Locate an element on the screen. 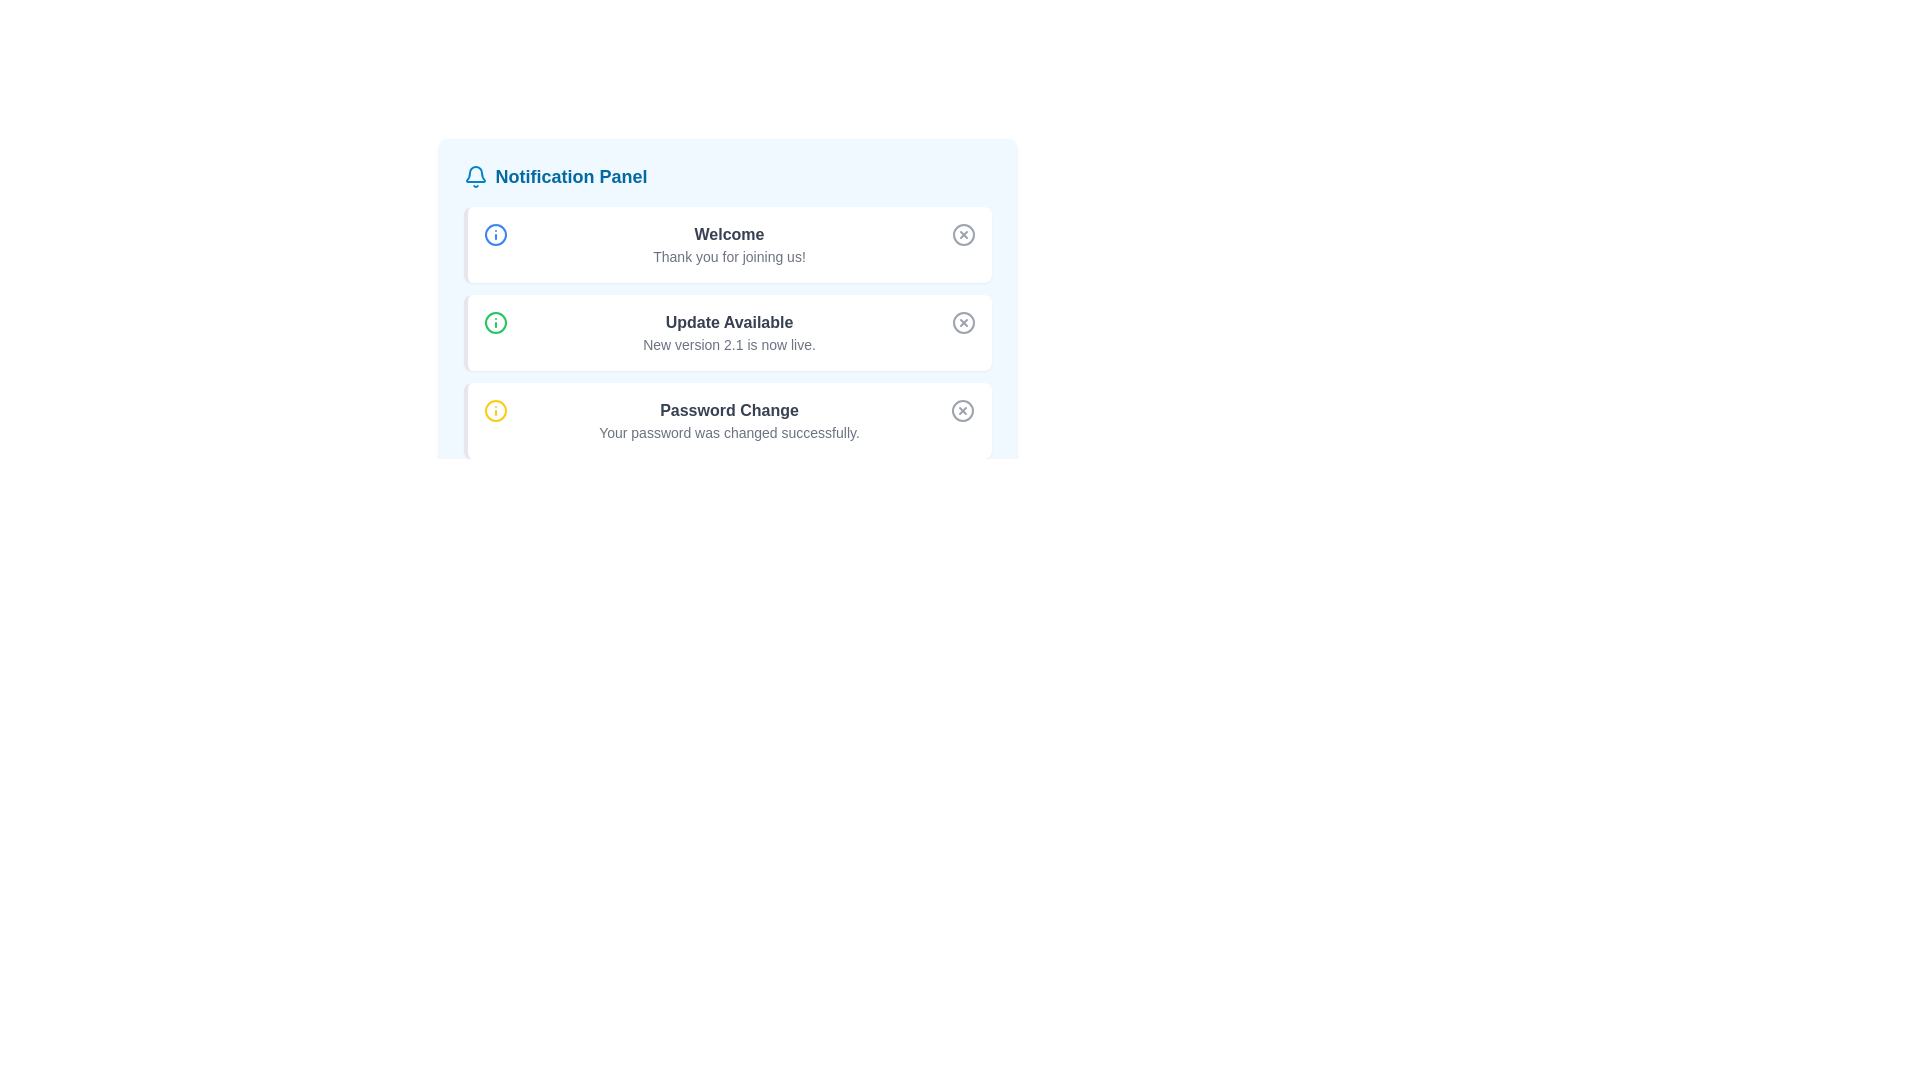 The image size is (1920, 1080). the Text Display Component located in the first notification box, positioned to the right of a blue circular icon is located at coordinates (728, 244).